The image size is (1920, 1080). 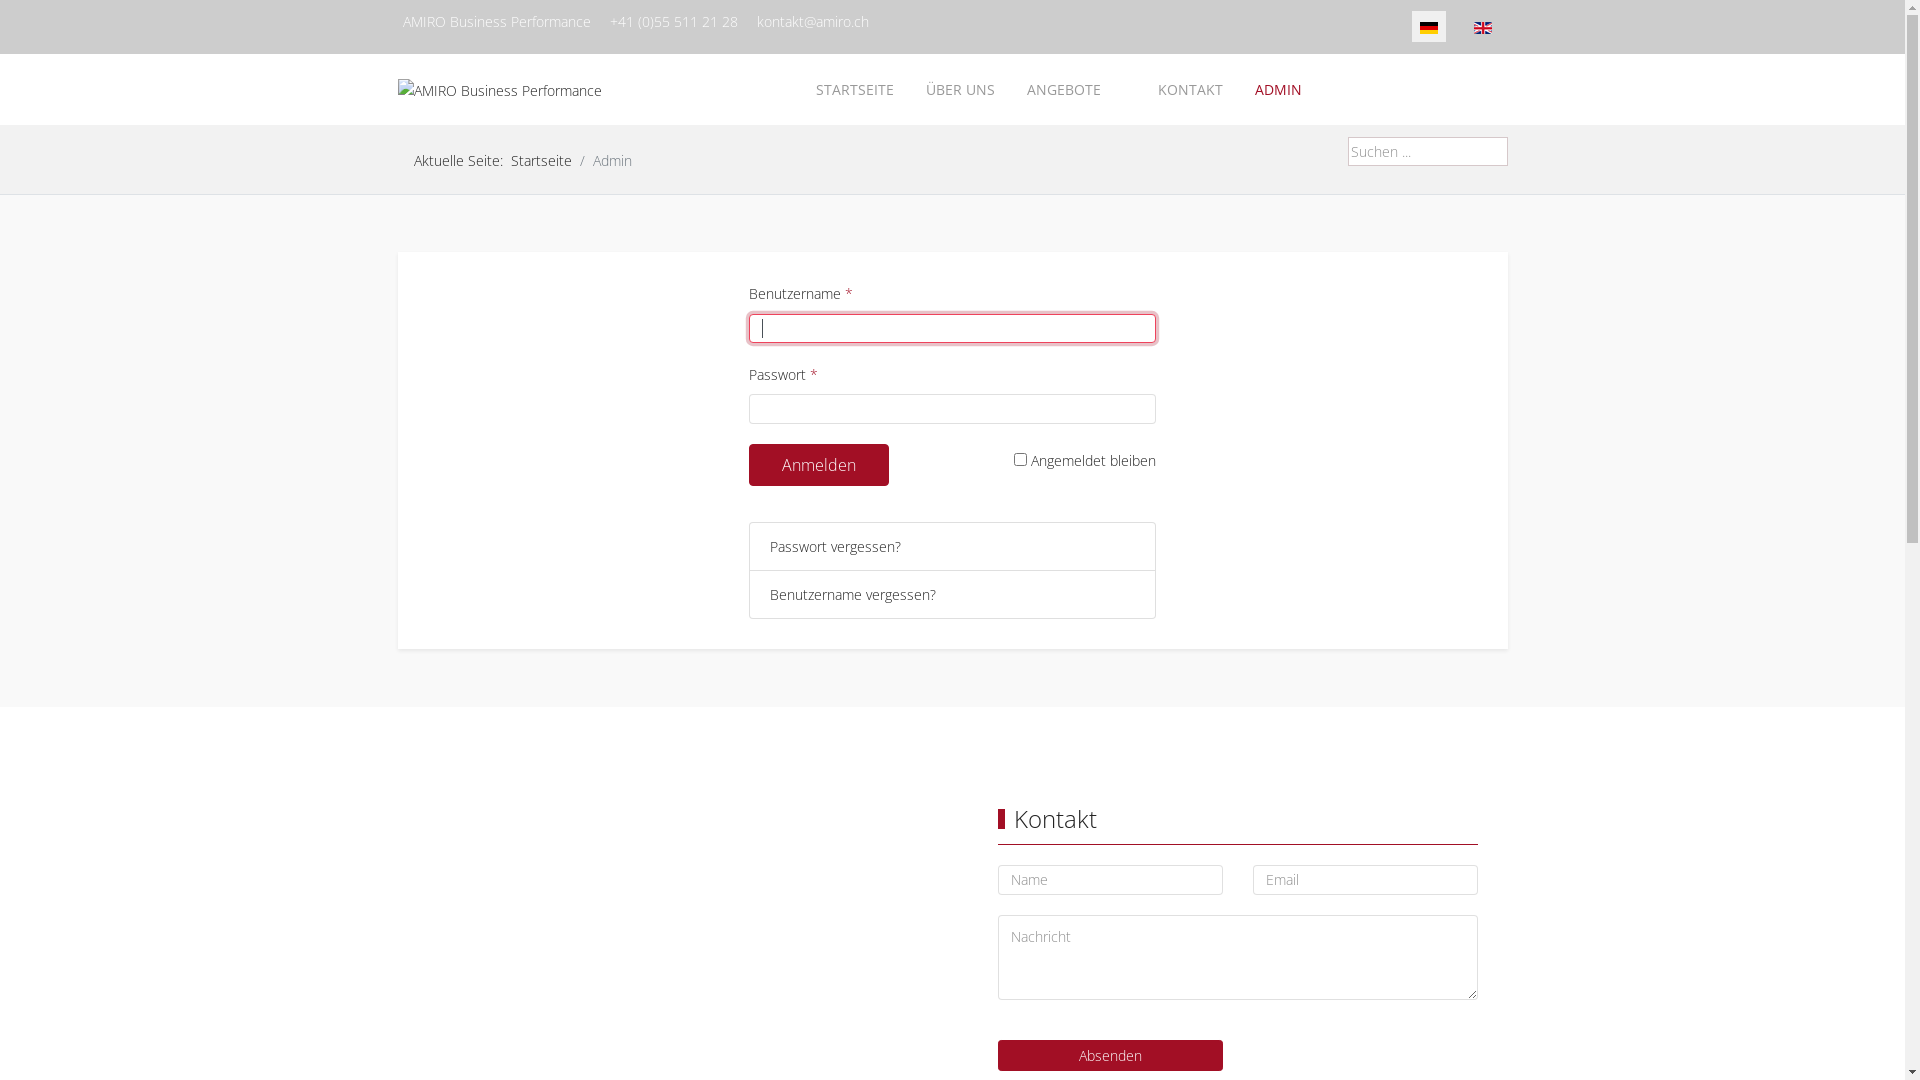 I want to click on 'Anmelden', so click(x=819, y=465).